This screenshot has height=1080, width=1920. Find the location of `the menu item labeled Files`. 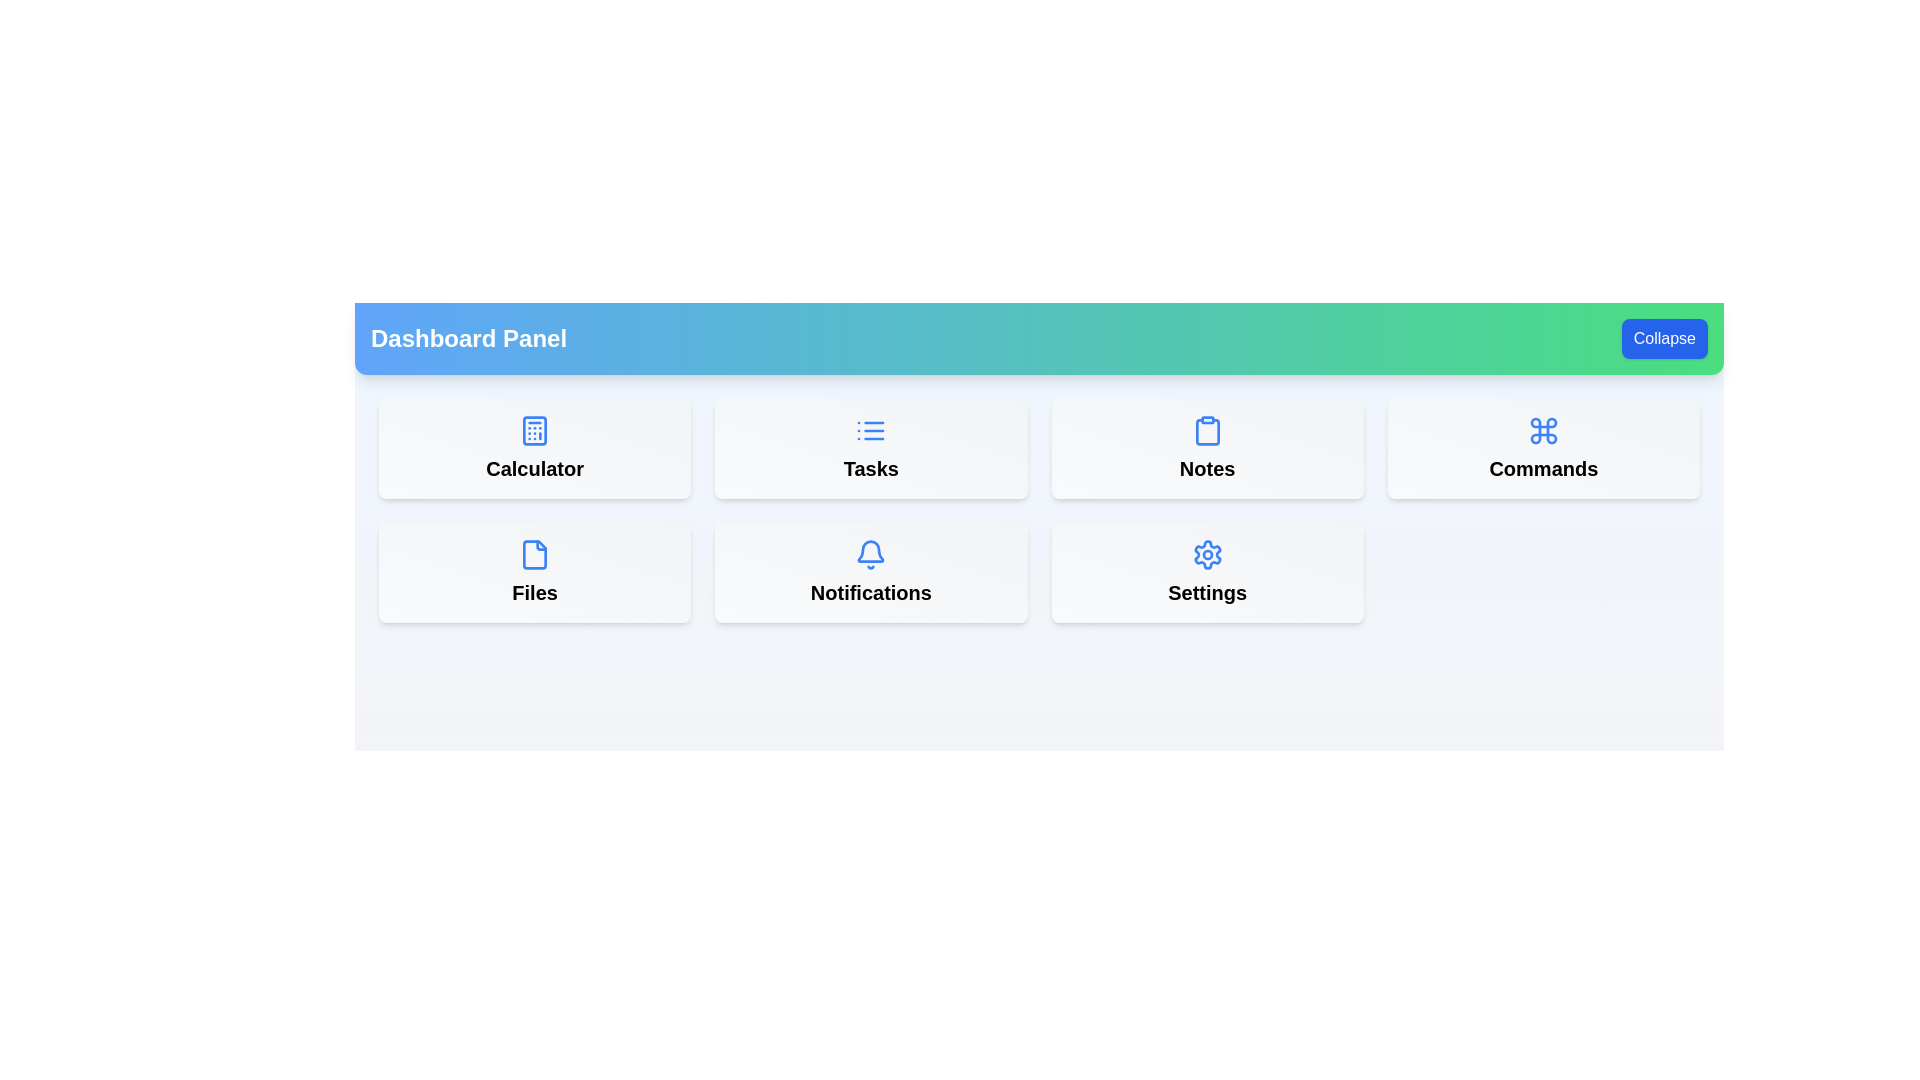

the menu item labeled Files is located at coordinates (534, 573).